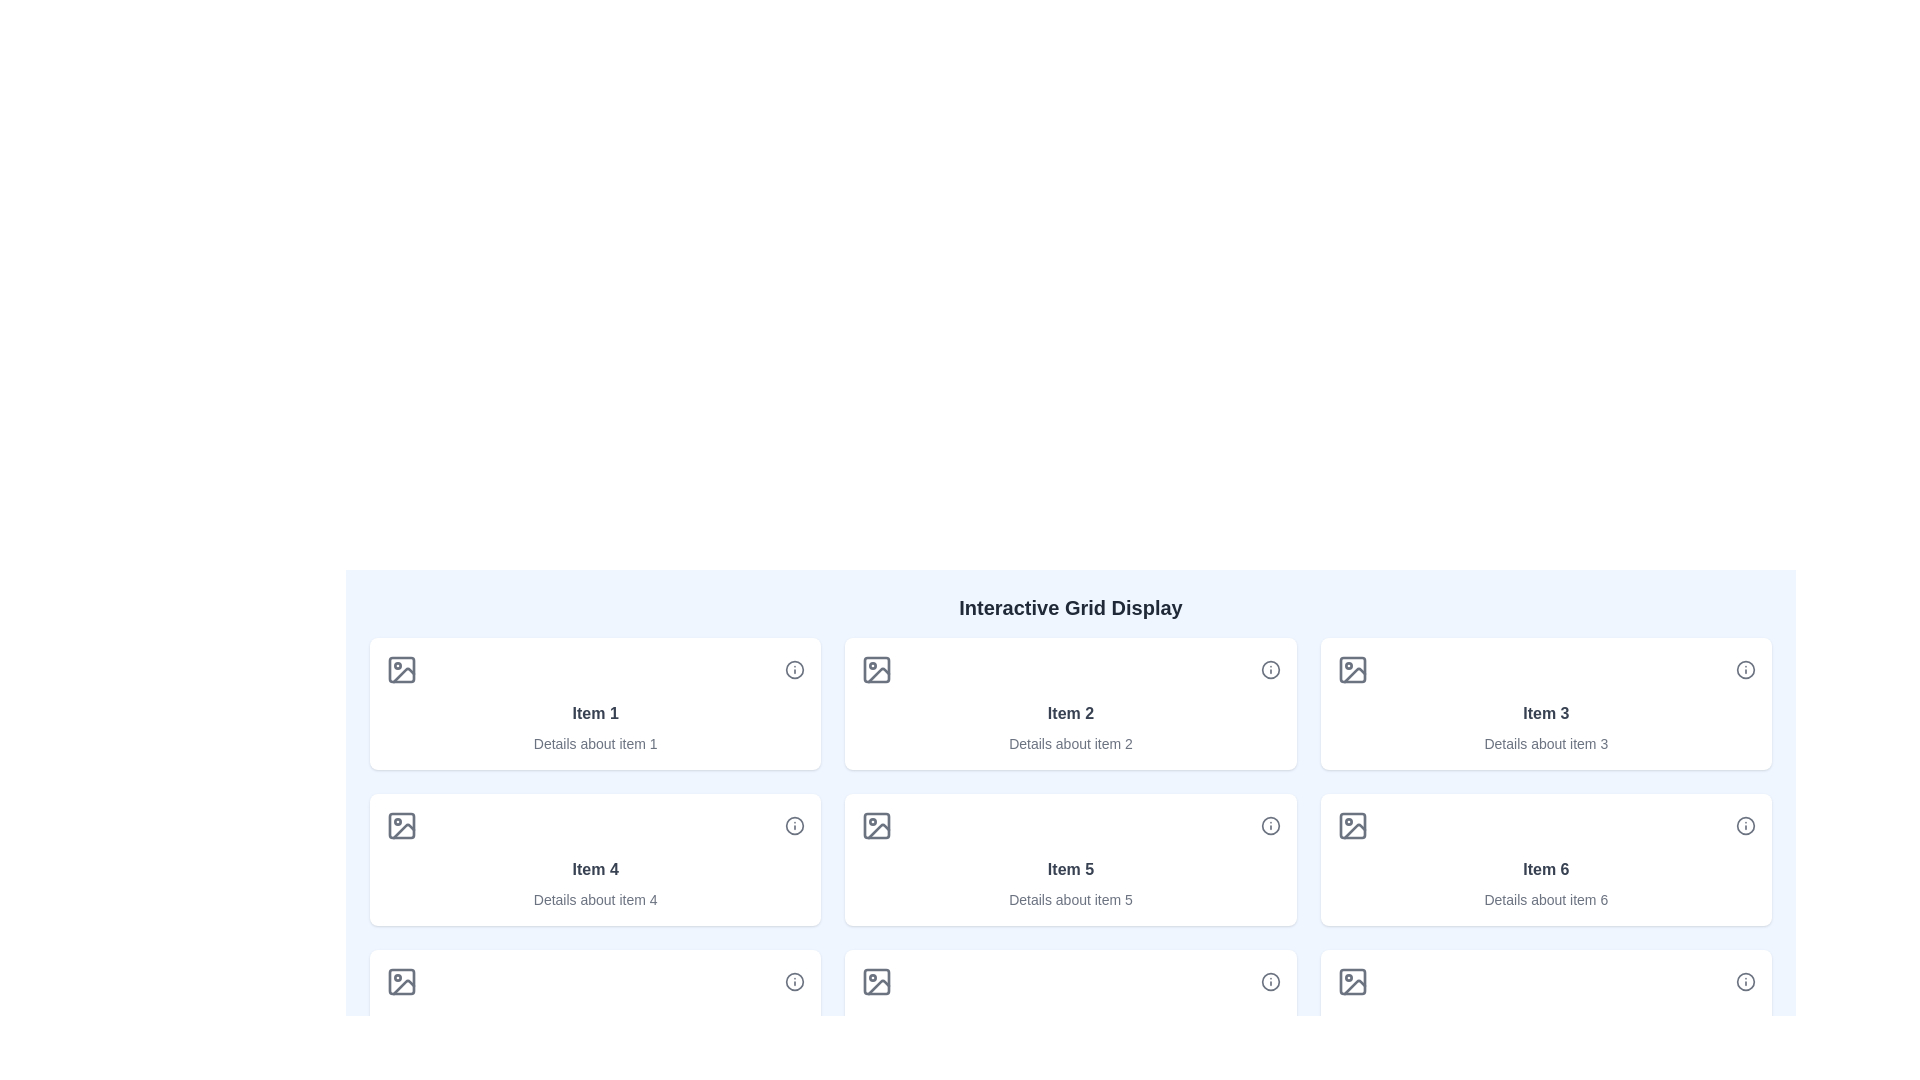  I want to click on the small rounded rectangle located inside the icon of the grid item labeled 'Item 1' in the upper-left corner, so click(401, 670).